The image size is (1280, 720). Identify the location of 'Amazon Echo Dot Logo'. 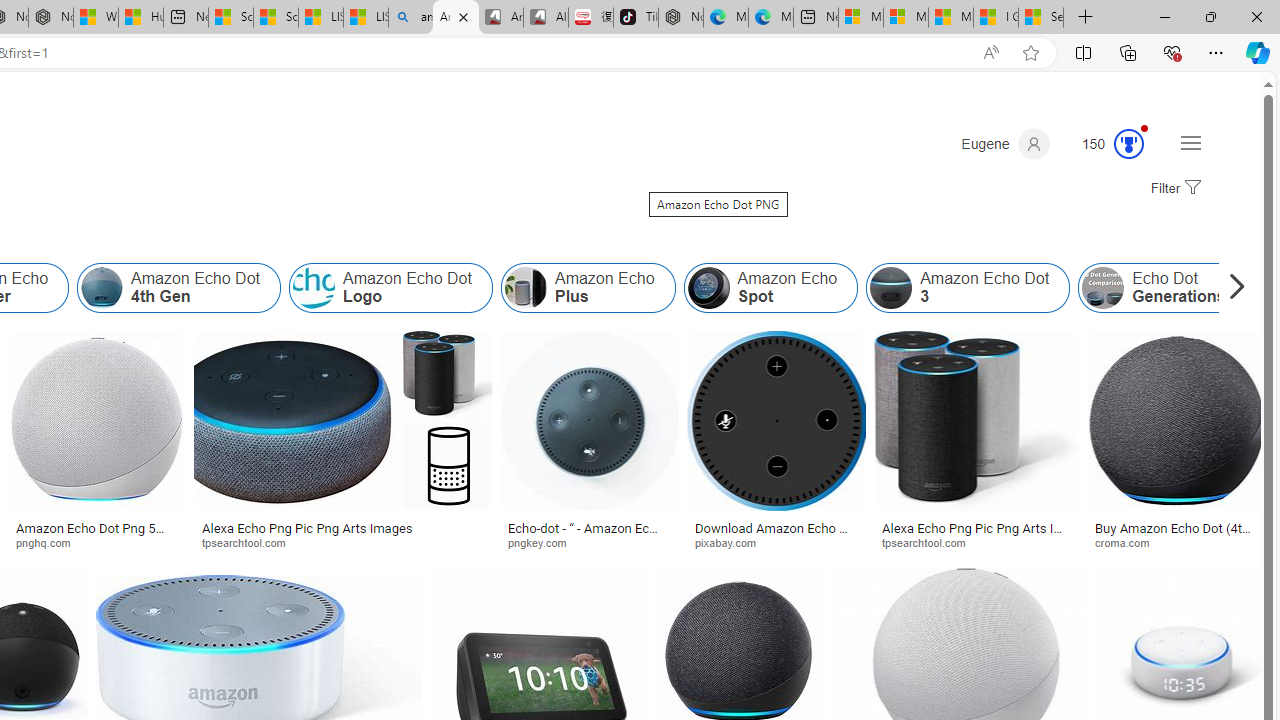
(391, 288).